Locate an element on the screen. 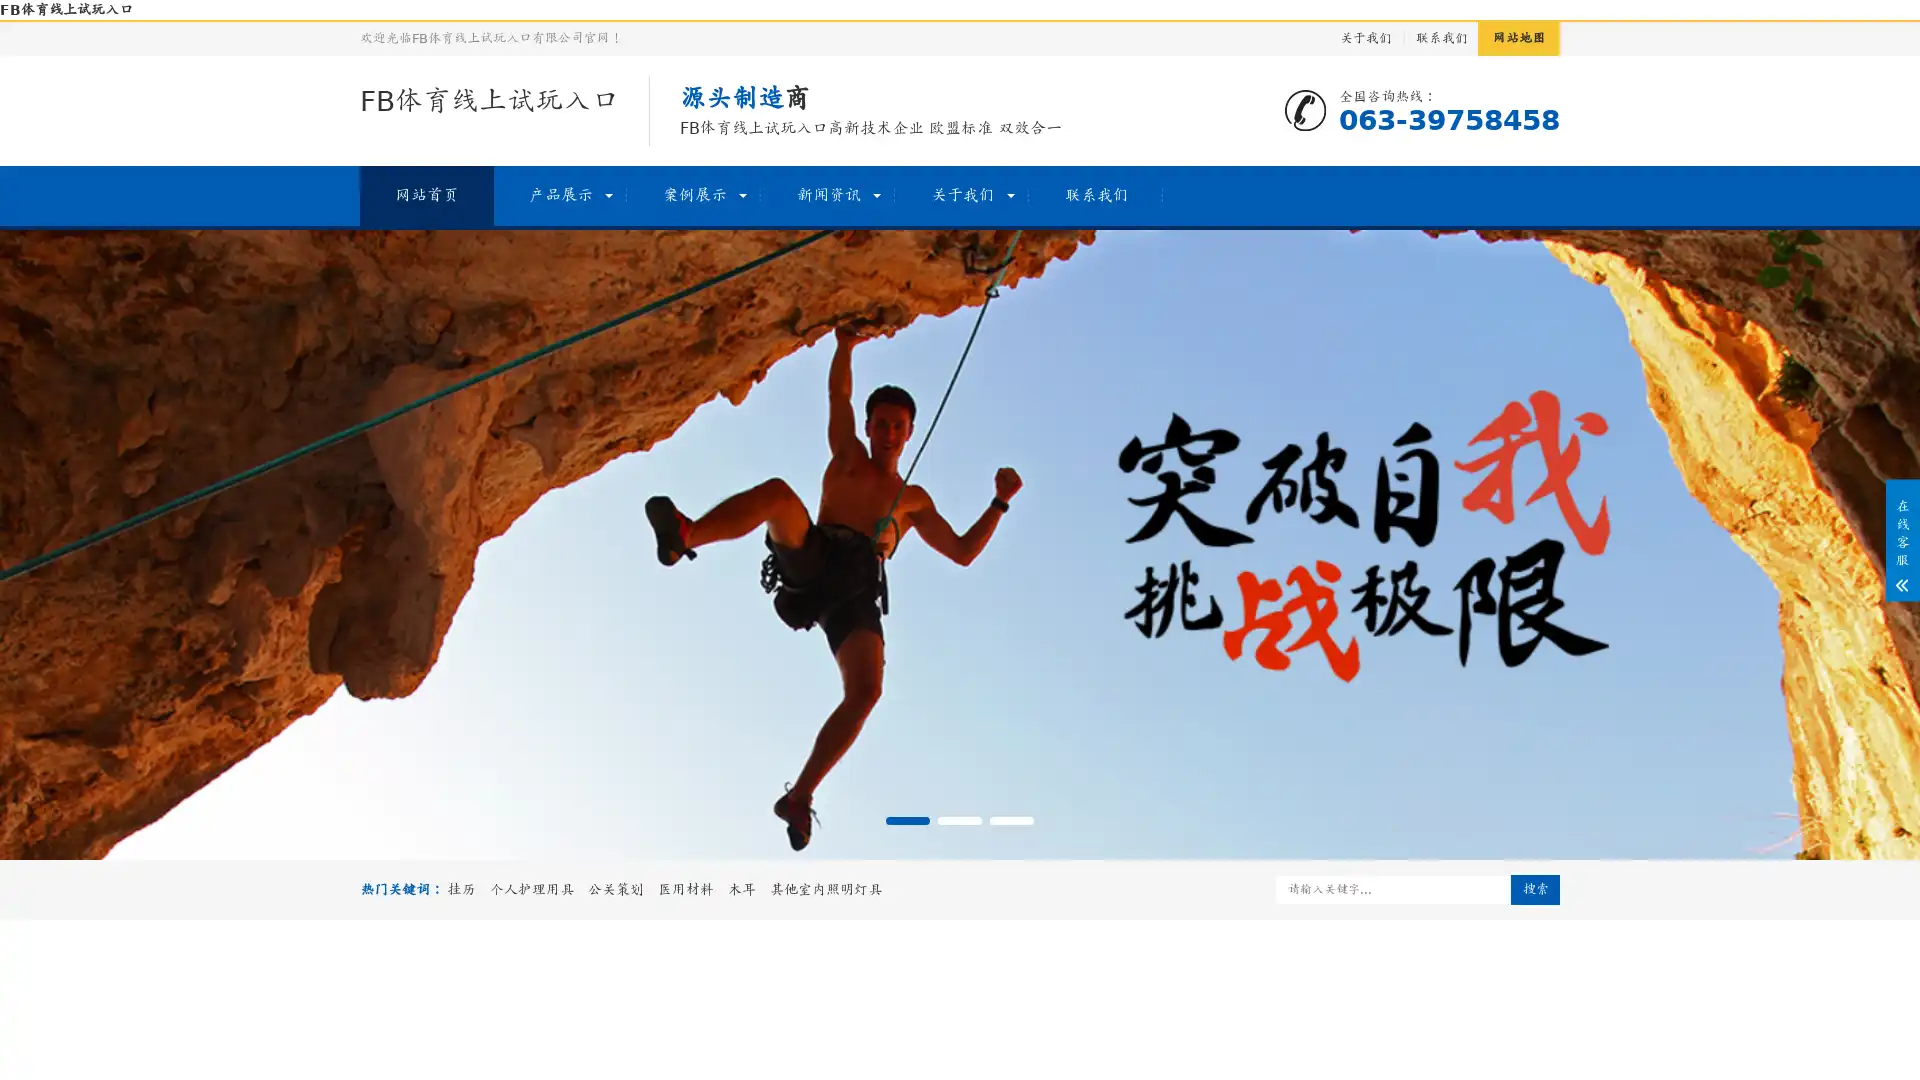  Go to slide 1 is located at coordinates (906, 821).